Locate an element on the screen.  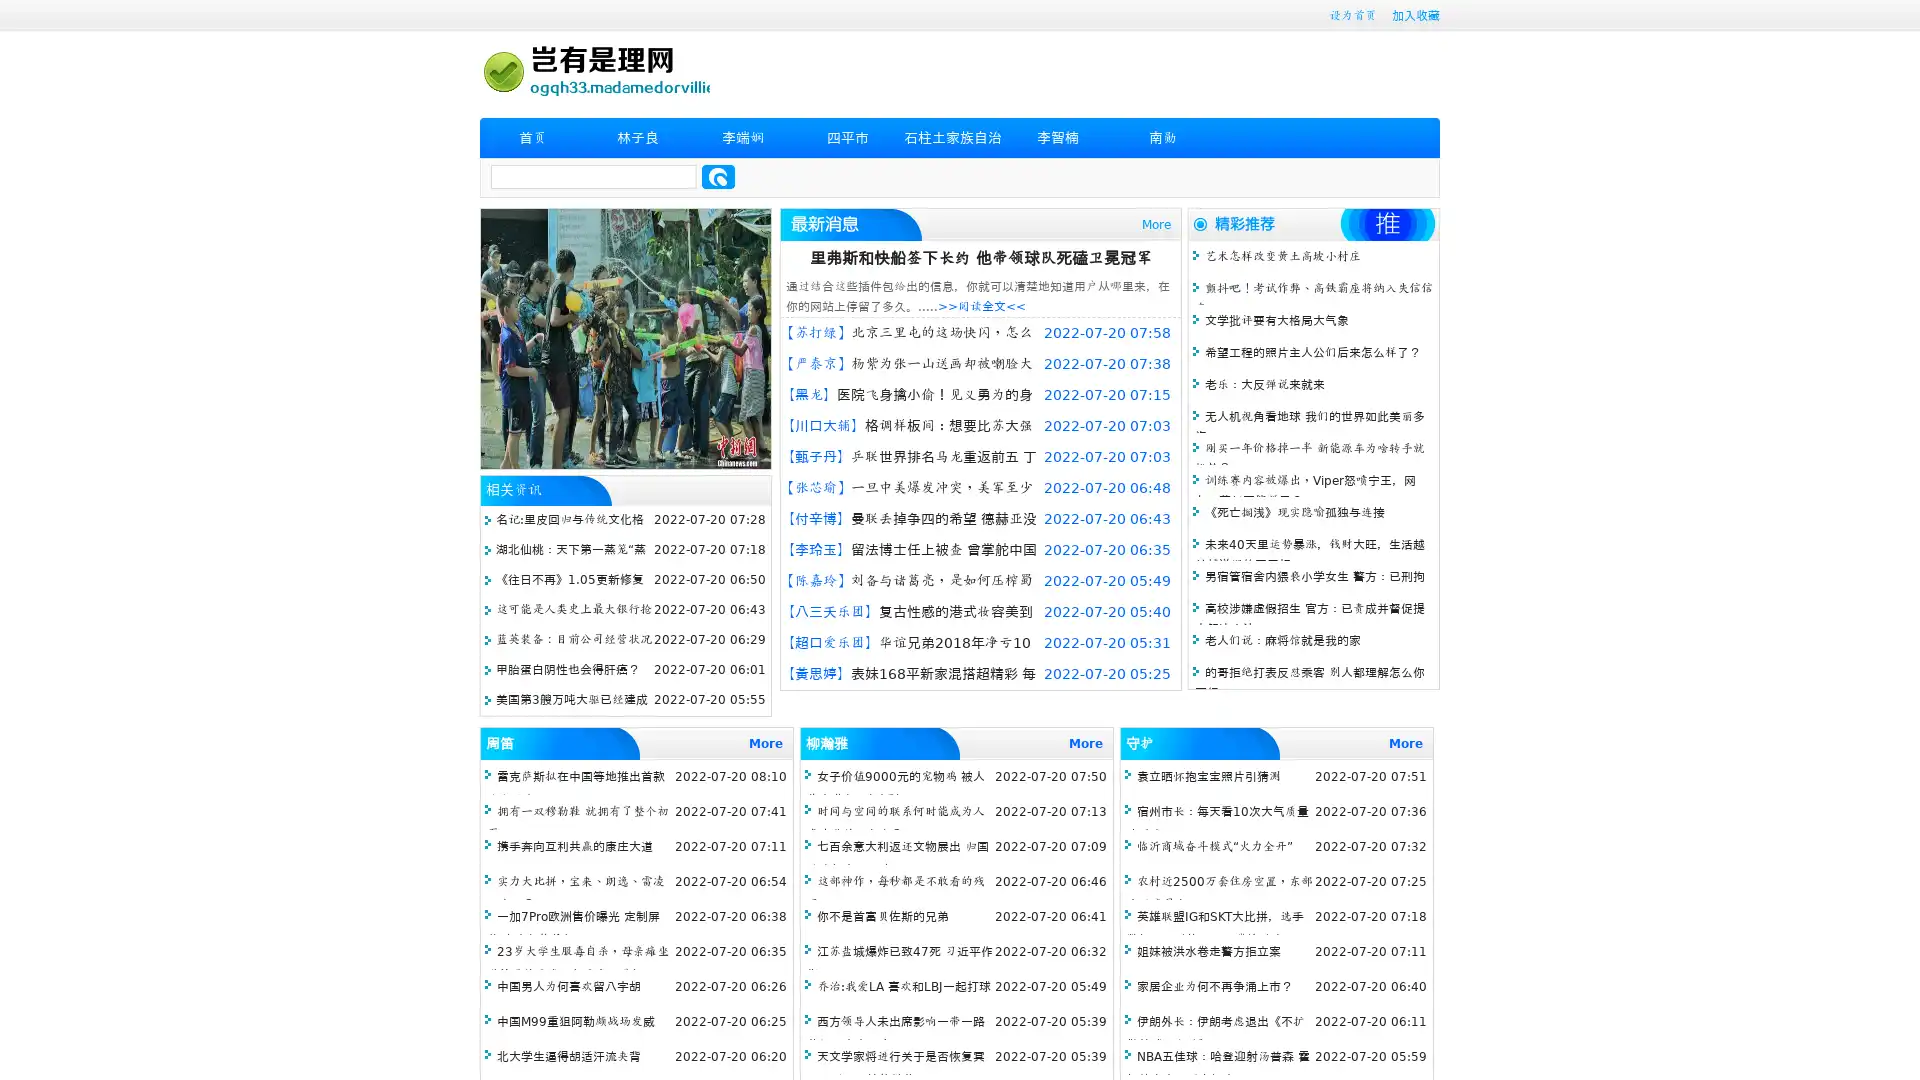
Search is located at coordinates (718, 176).